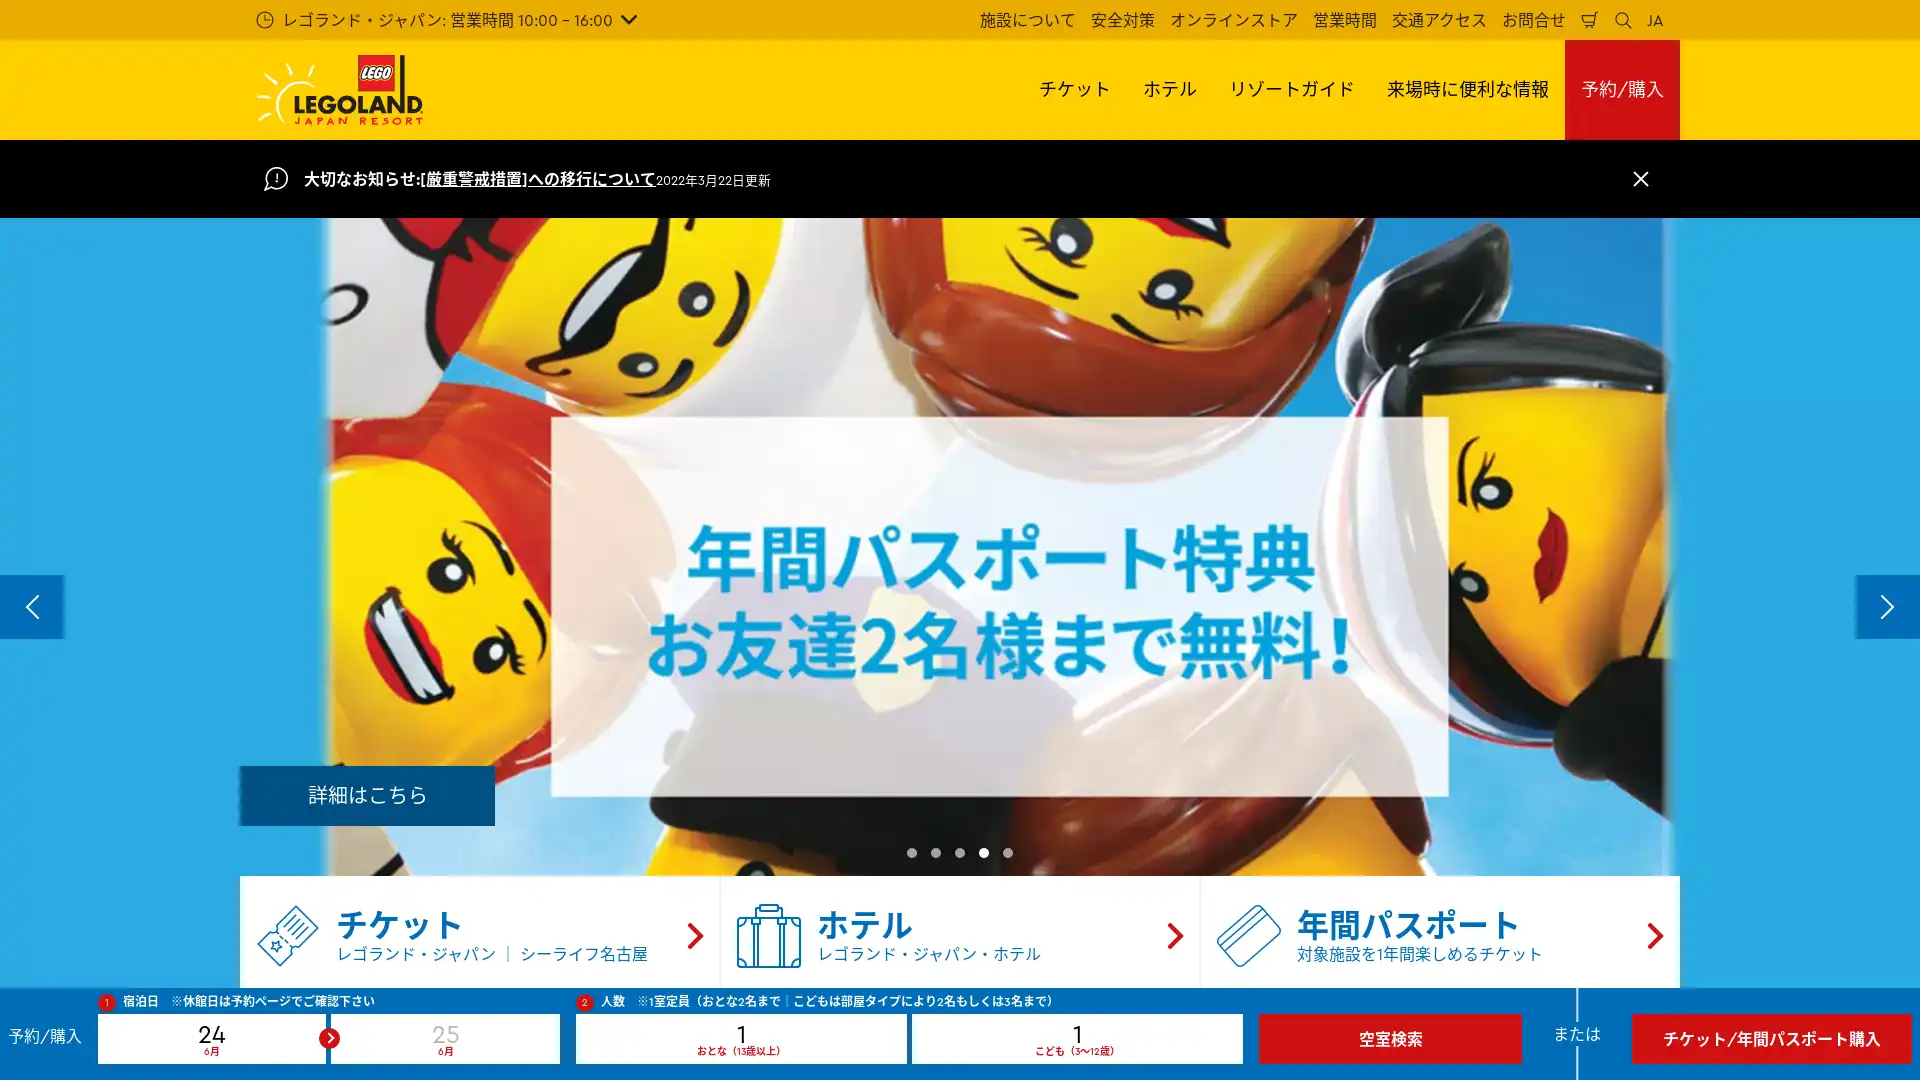 Image resolution: width=1920 pixels, height=1080 pixels. What do you see at coordinates (1622, 88) in the screenshot?
I see `/` at bounding box center [1622, 88].